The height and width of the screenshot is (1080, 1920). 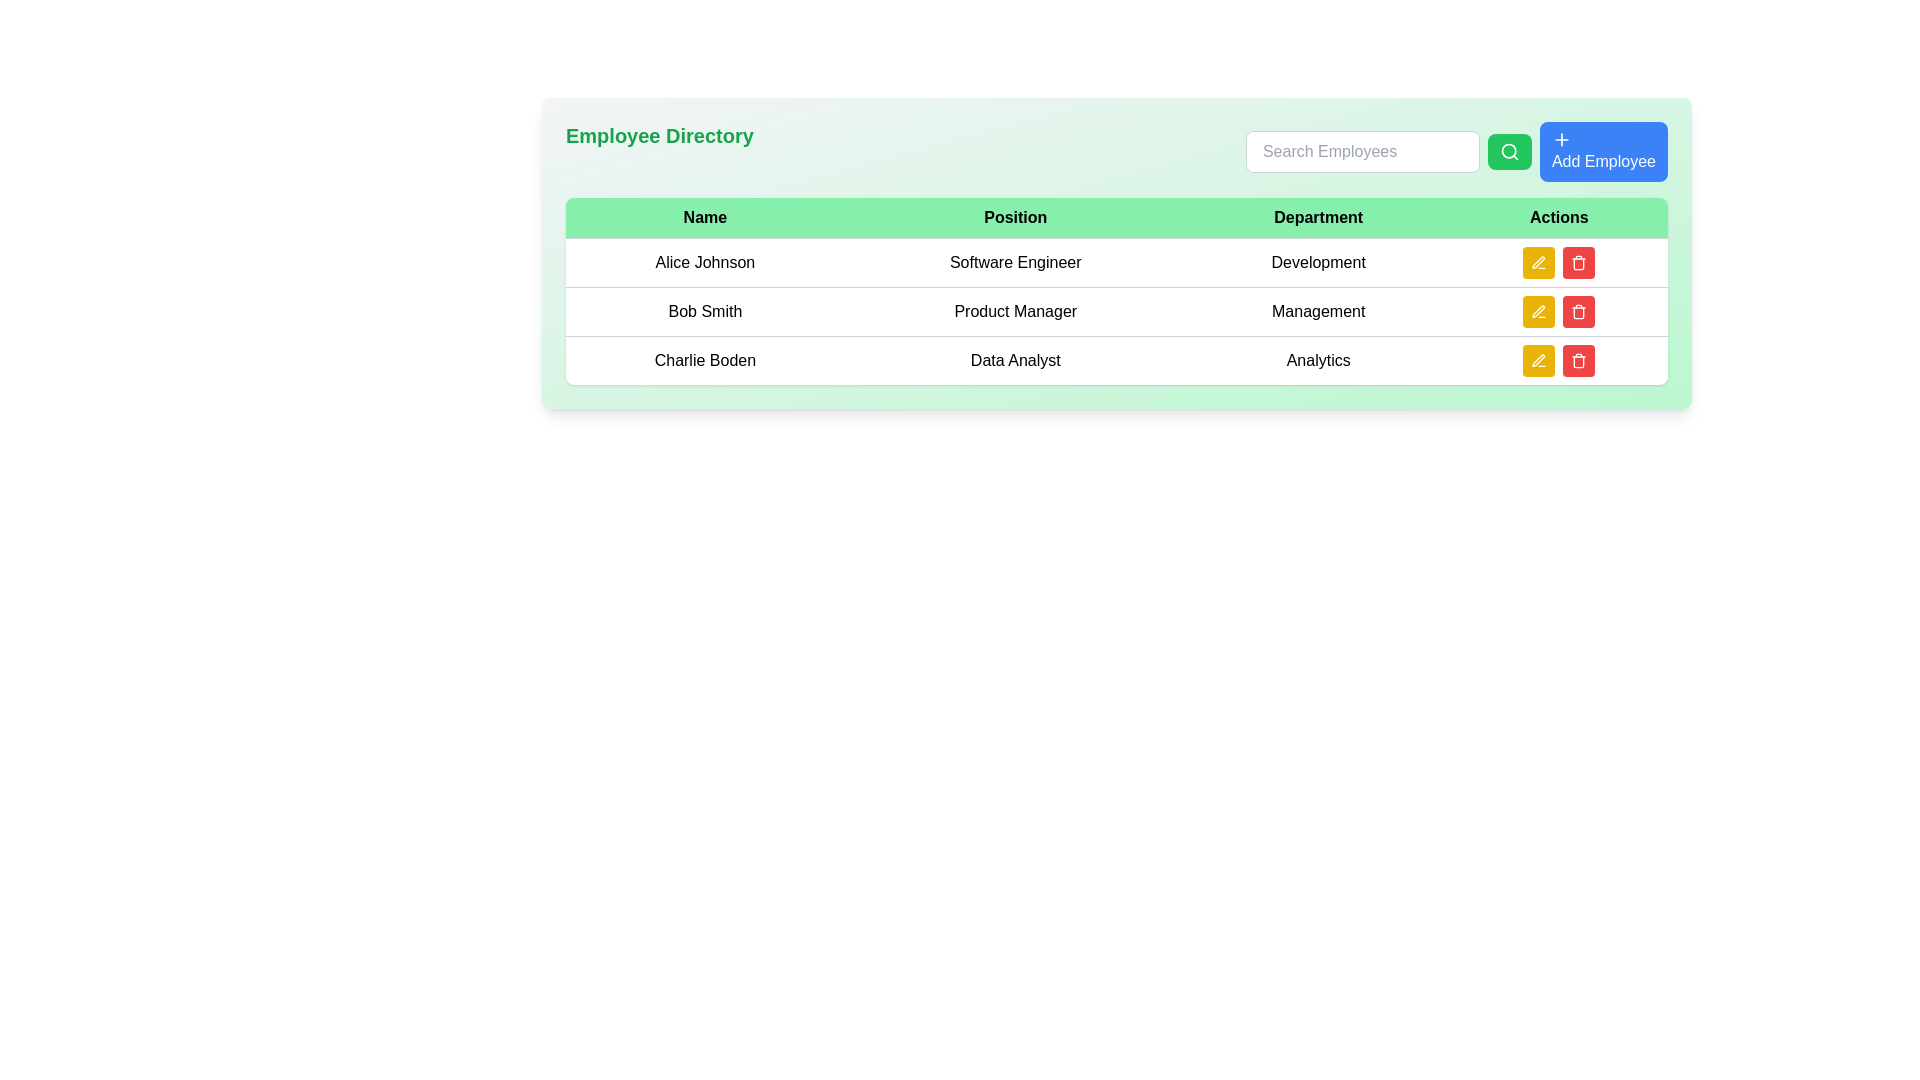 What do you see at coordinates (1578, 362) in the screenshot?
I see `the trash icon representing the delete action in the 'Actions' column of the last row in the table` at bounding box center [1578, 362].